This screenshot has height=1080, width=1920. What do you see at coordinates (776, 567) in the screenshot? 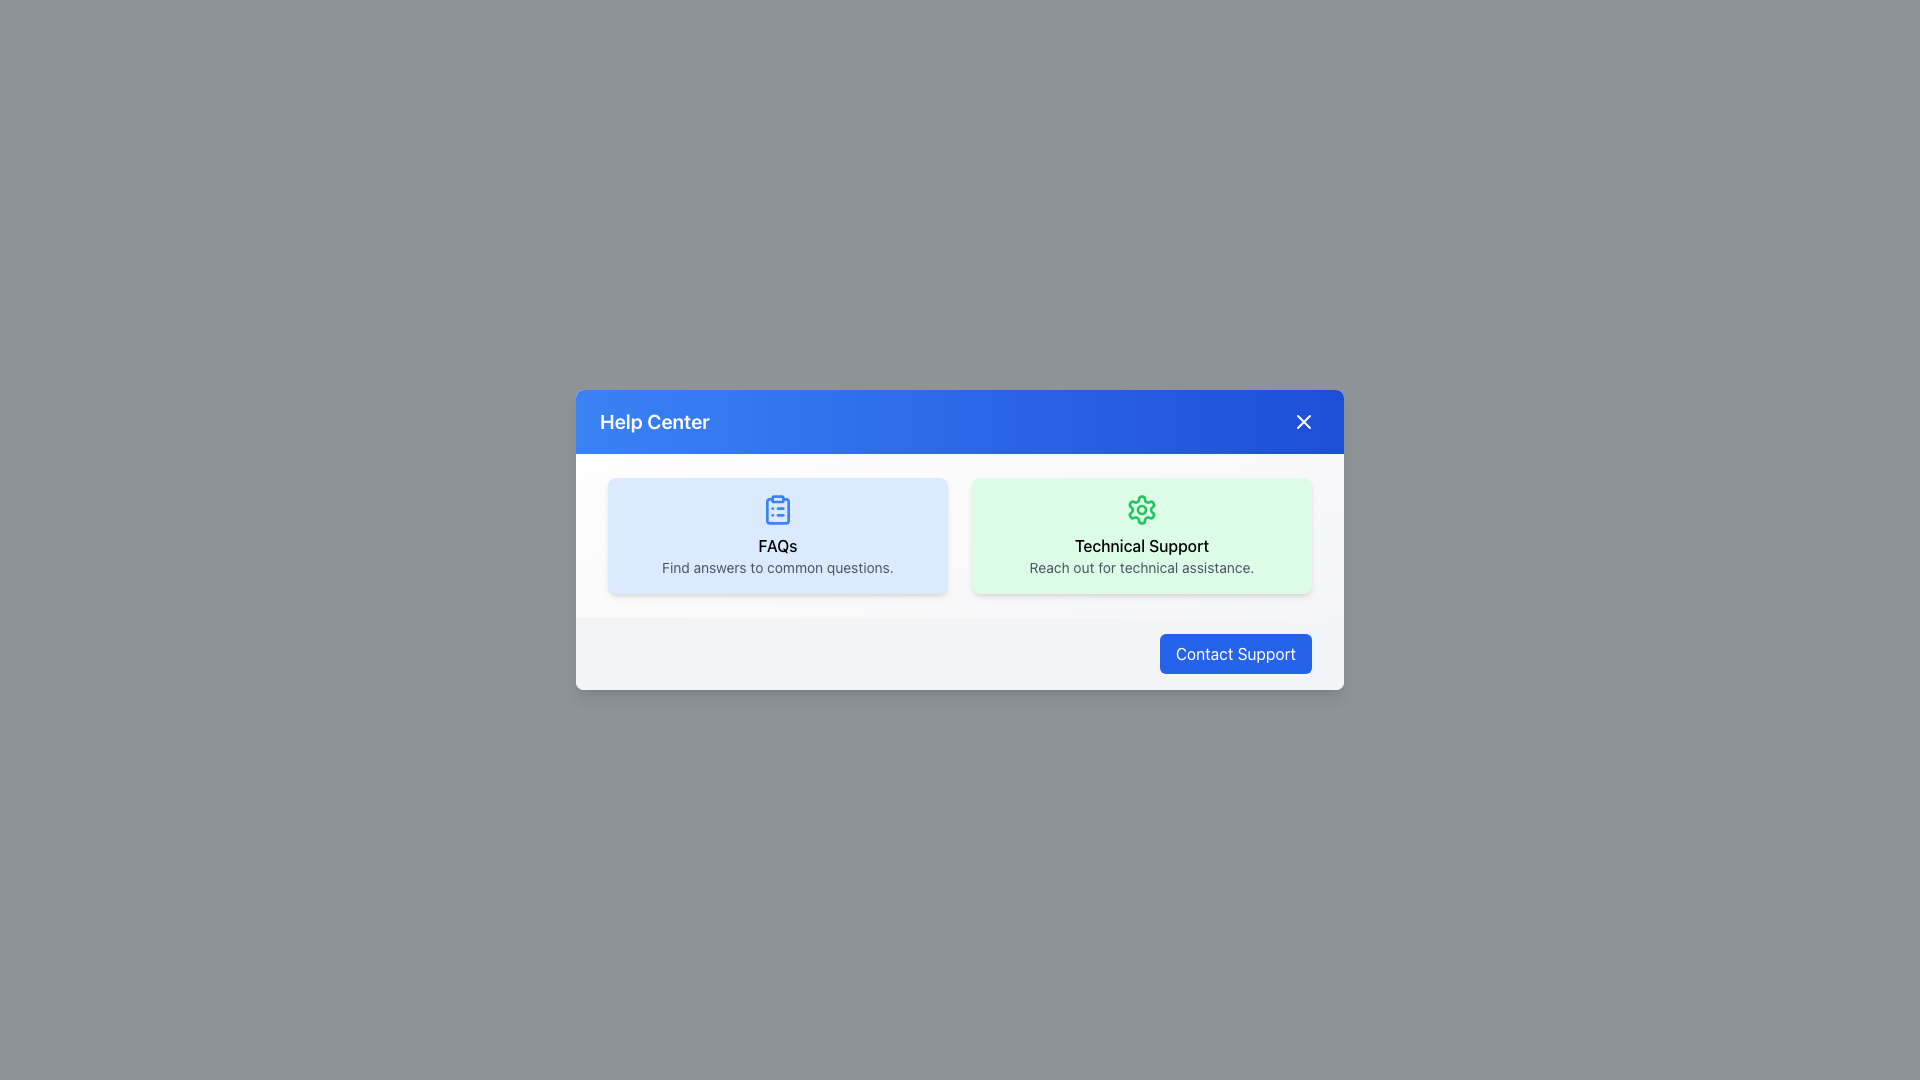
I see `the static text that serves as a brief description for the 'FAQs' section located in the bottom section of the 'Help Center' interface, centered below the title 'FAQs' and a clipboard icon` at bounding box center [776, 567].